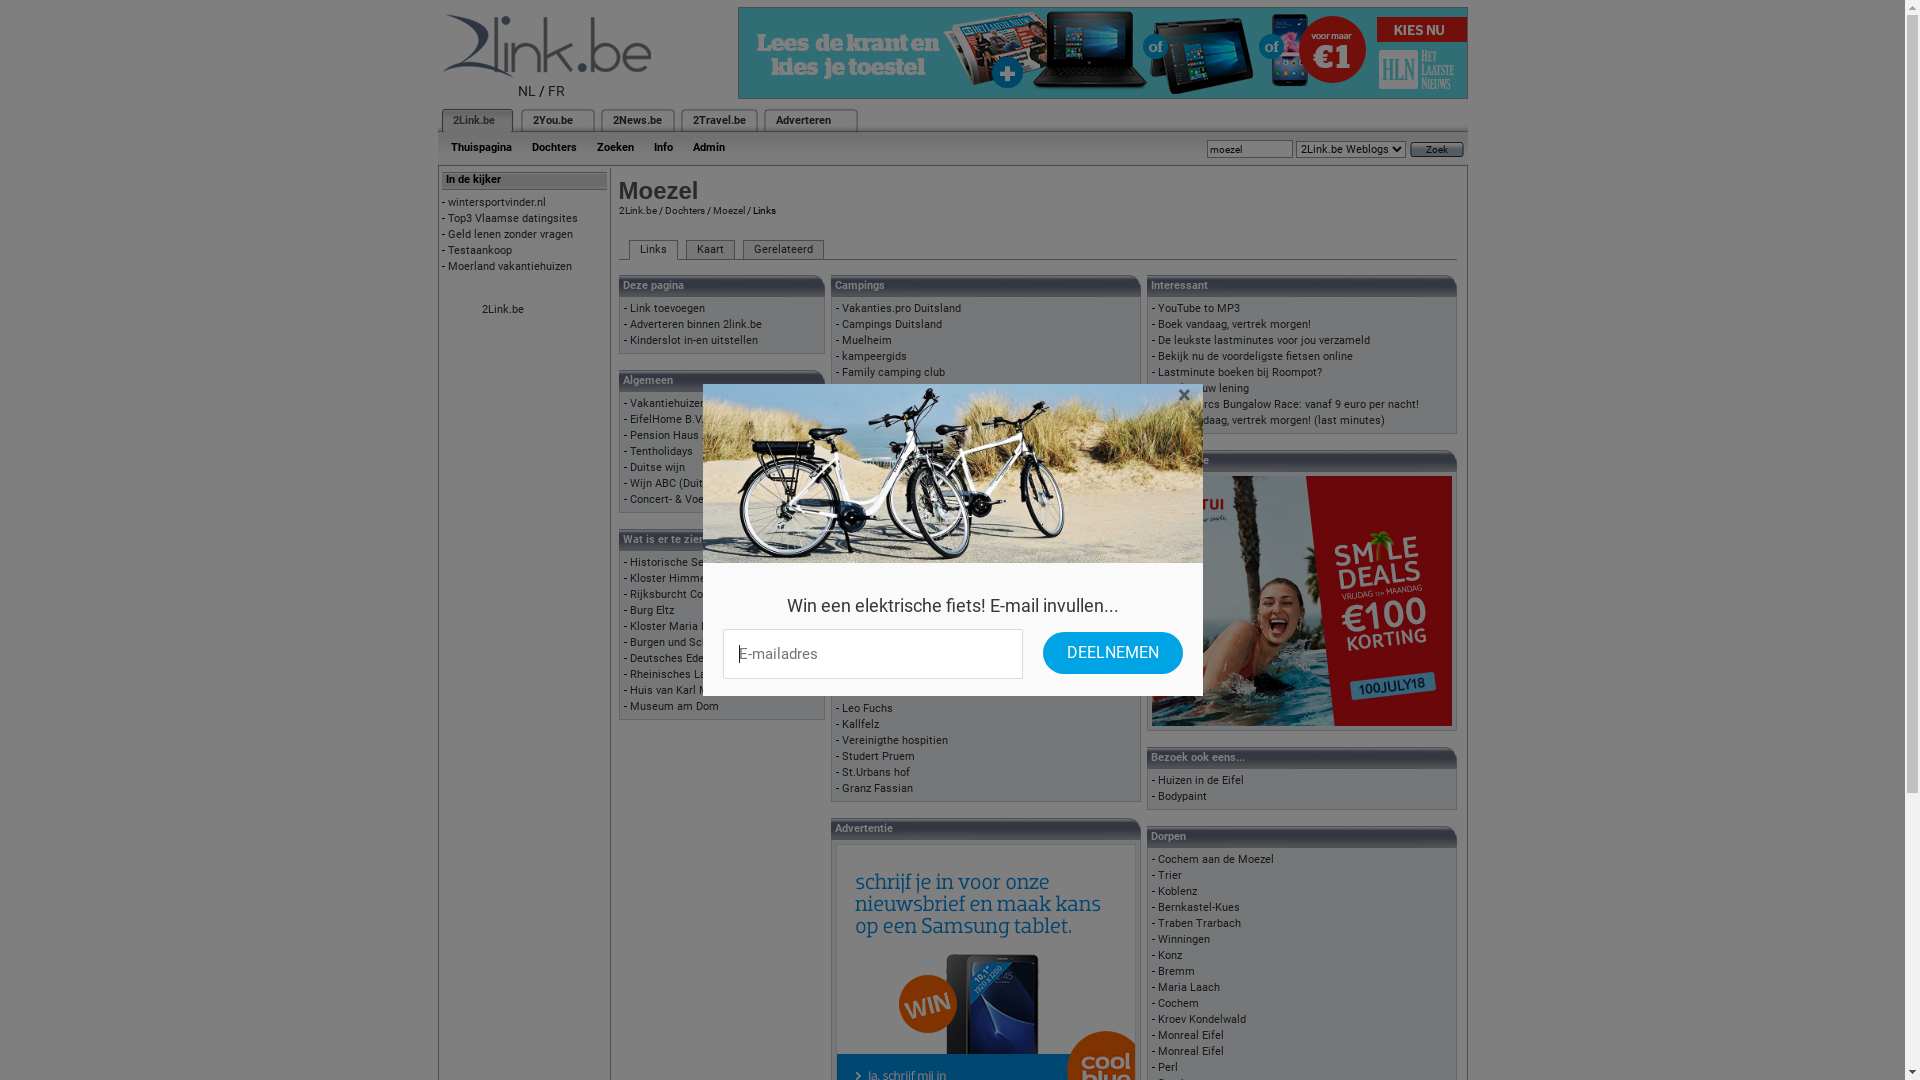 The height and width of the screenshot is (1080, 1920). Describe the element at coordinates (803, 120) in the screenshot. I see `'Adverteren'` at that location.